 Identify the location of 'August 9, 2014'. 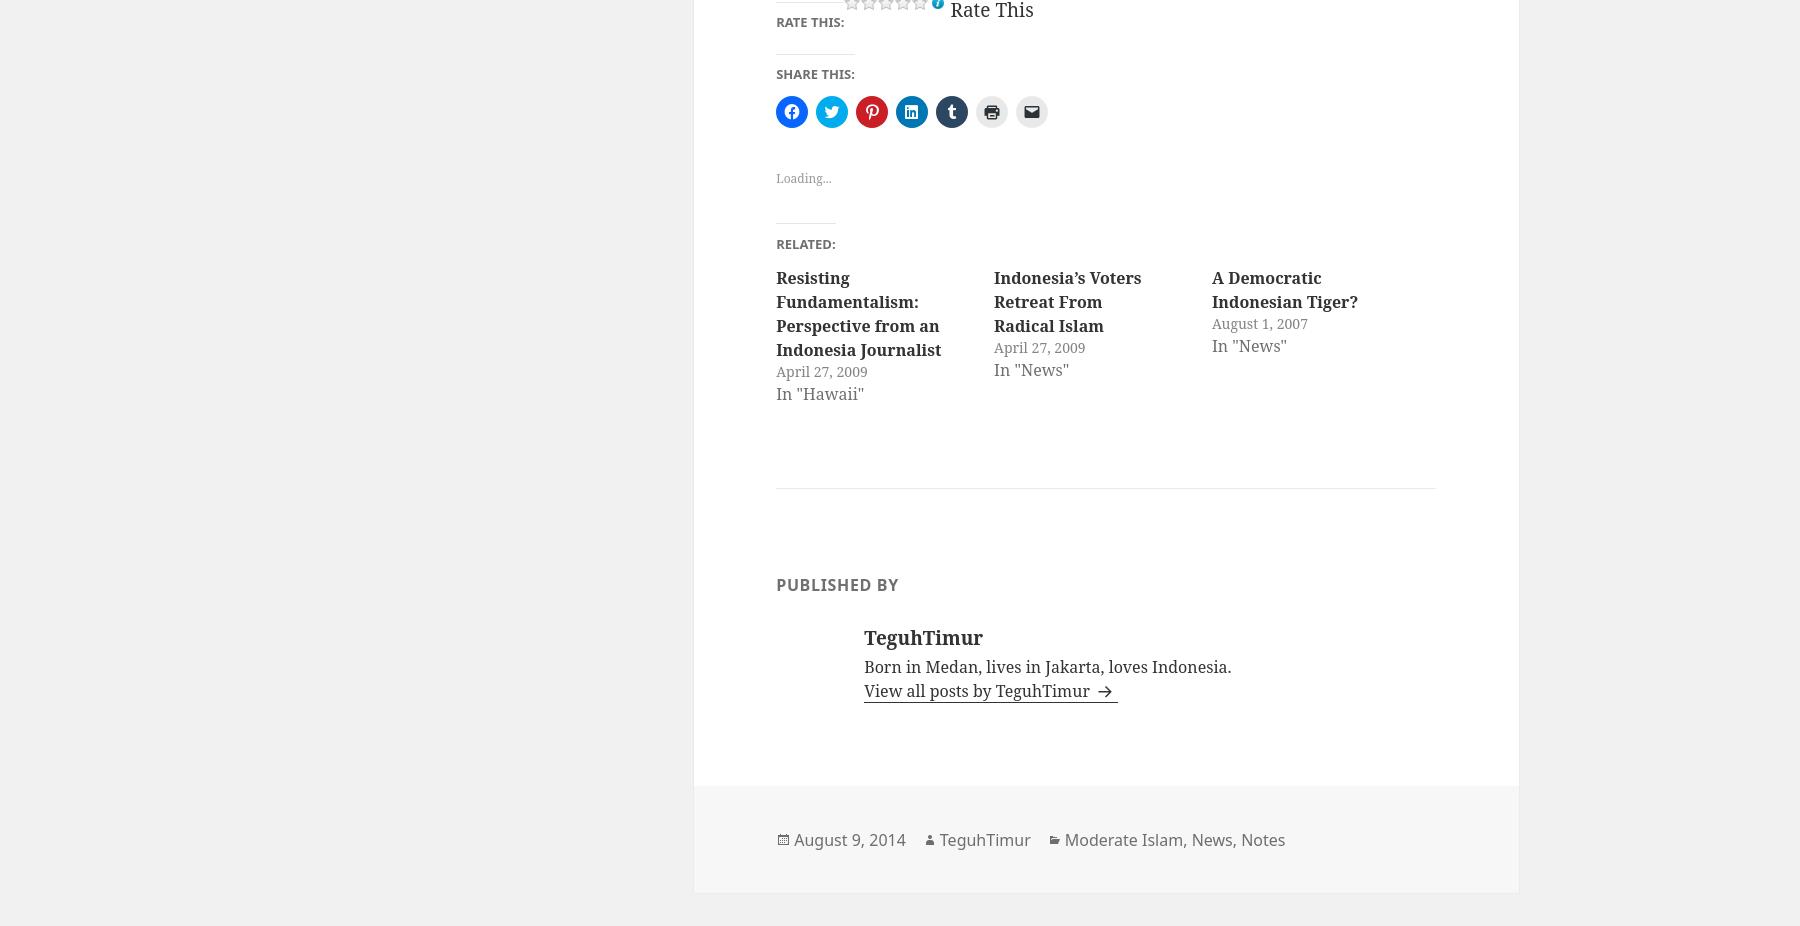
(793, 838).